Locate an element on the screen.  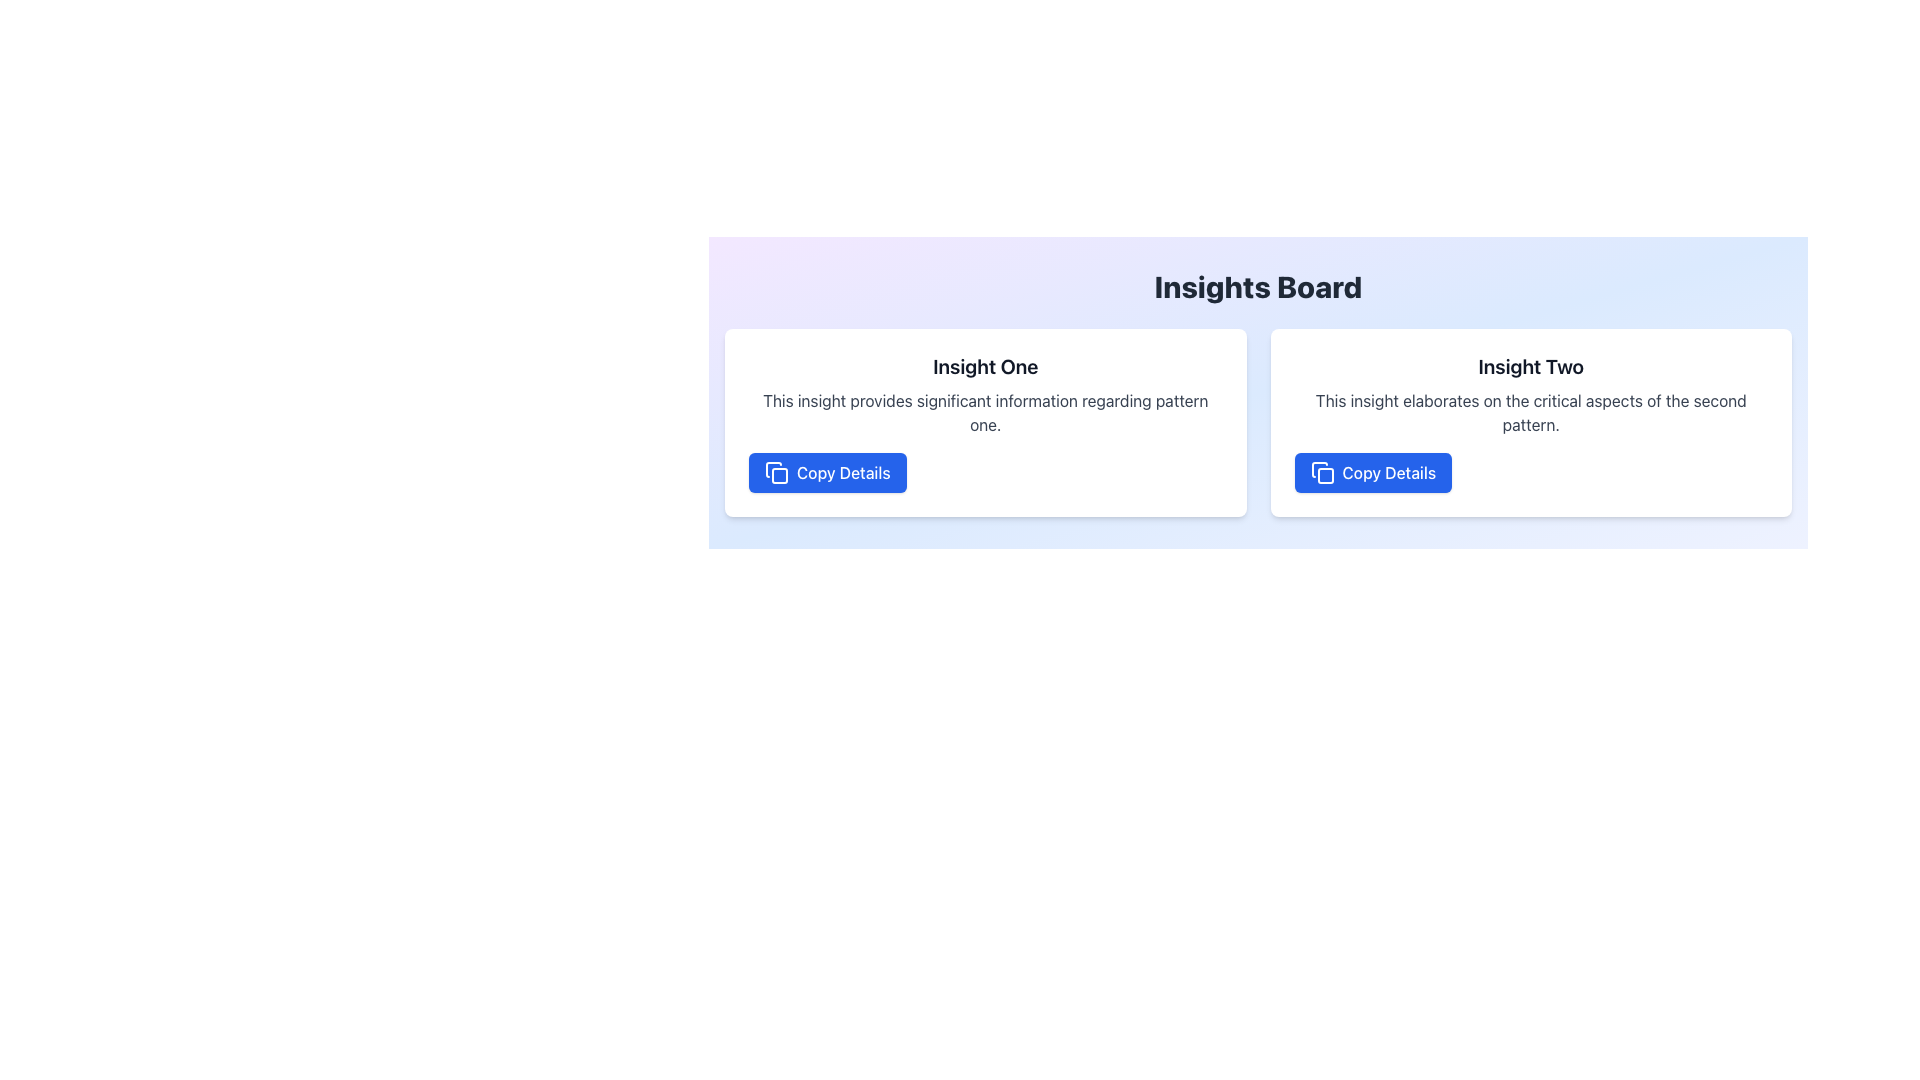
title 'Insight Two' and the descriptive paragraph of the card component located in the top-right corner of the grid is located at coordinates (1530, 422).